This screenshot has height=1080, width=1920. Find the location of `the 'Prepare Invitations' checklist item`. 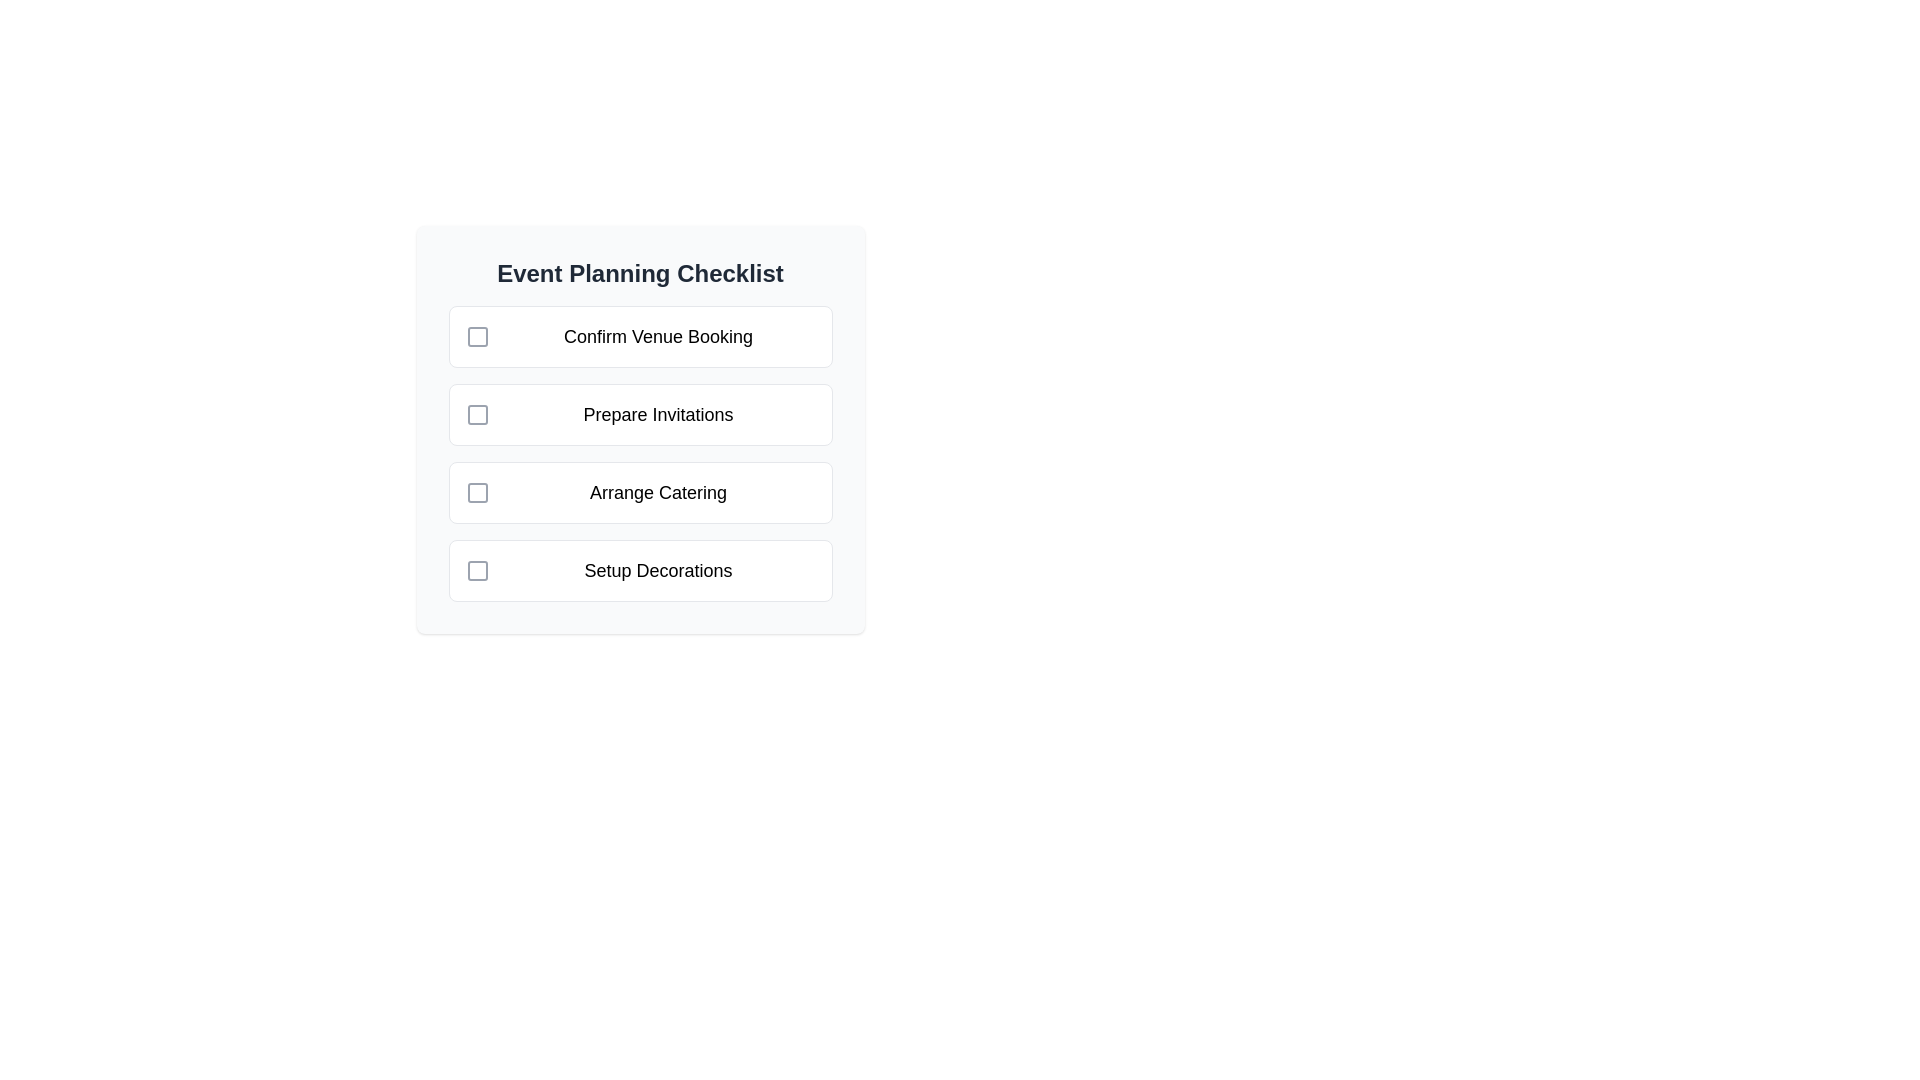

the 'Prepare Invitations' checklist item is located at coordinates (640, 428).